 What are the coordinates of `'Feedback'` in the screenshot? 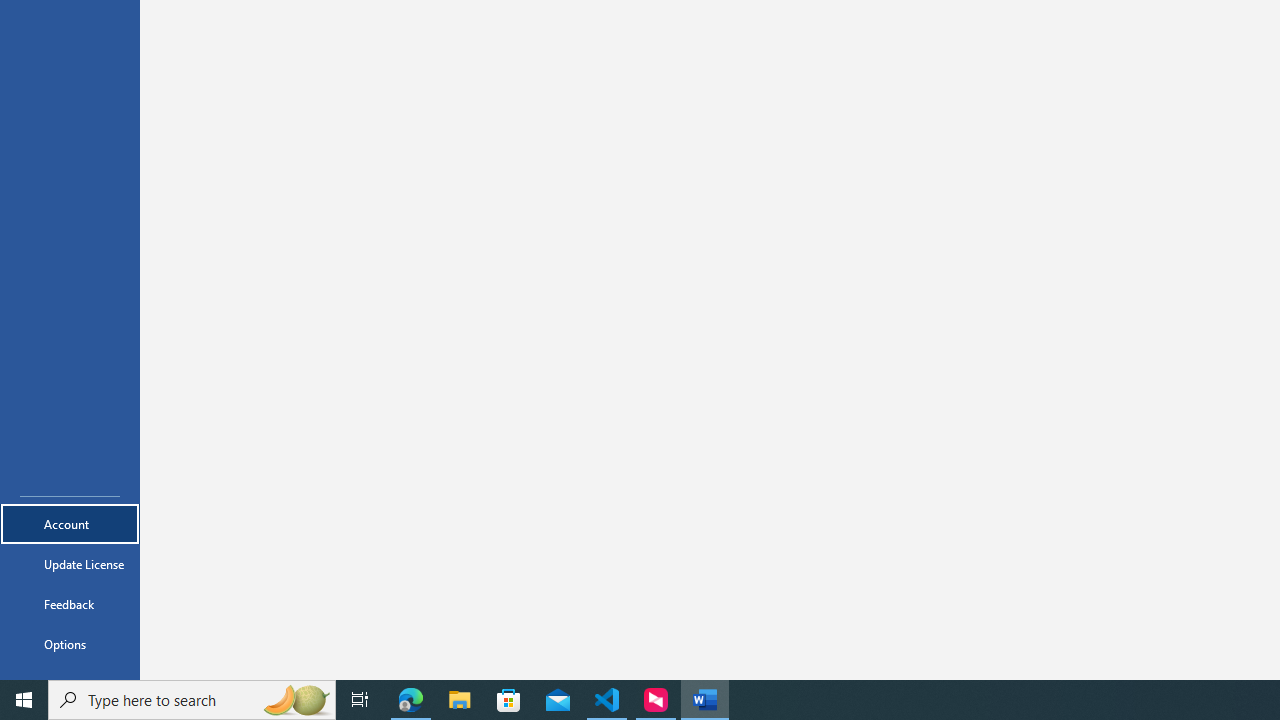 It's located at (69, 603).